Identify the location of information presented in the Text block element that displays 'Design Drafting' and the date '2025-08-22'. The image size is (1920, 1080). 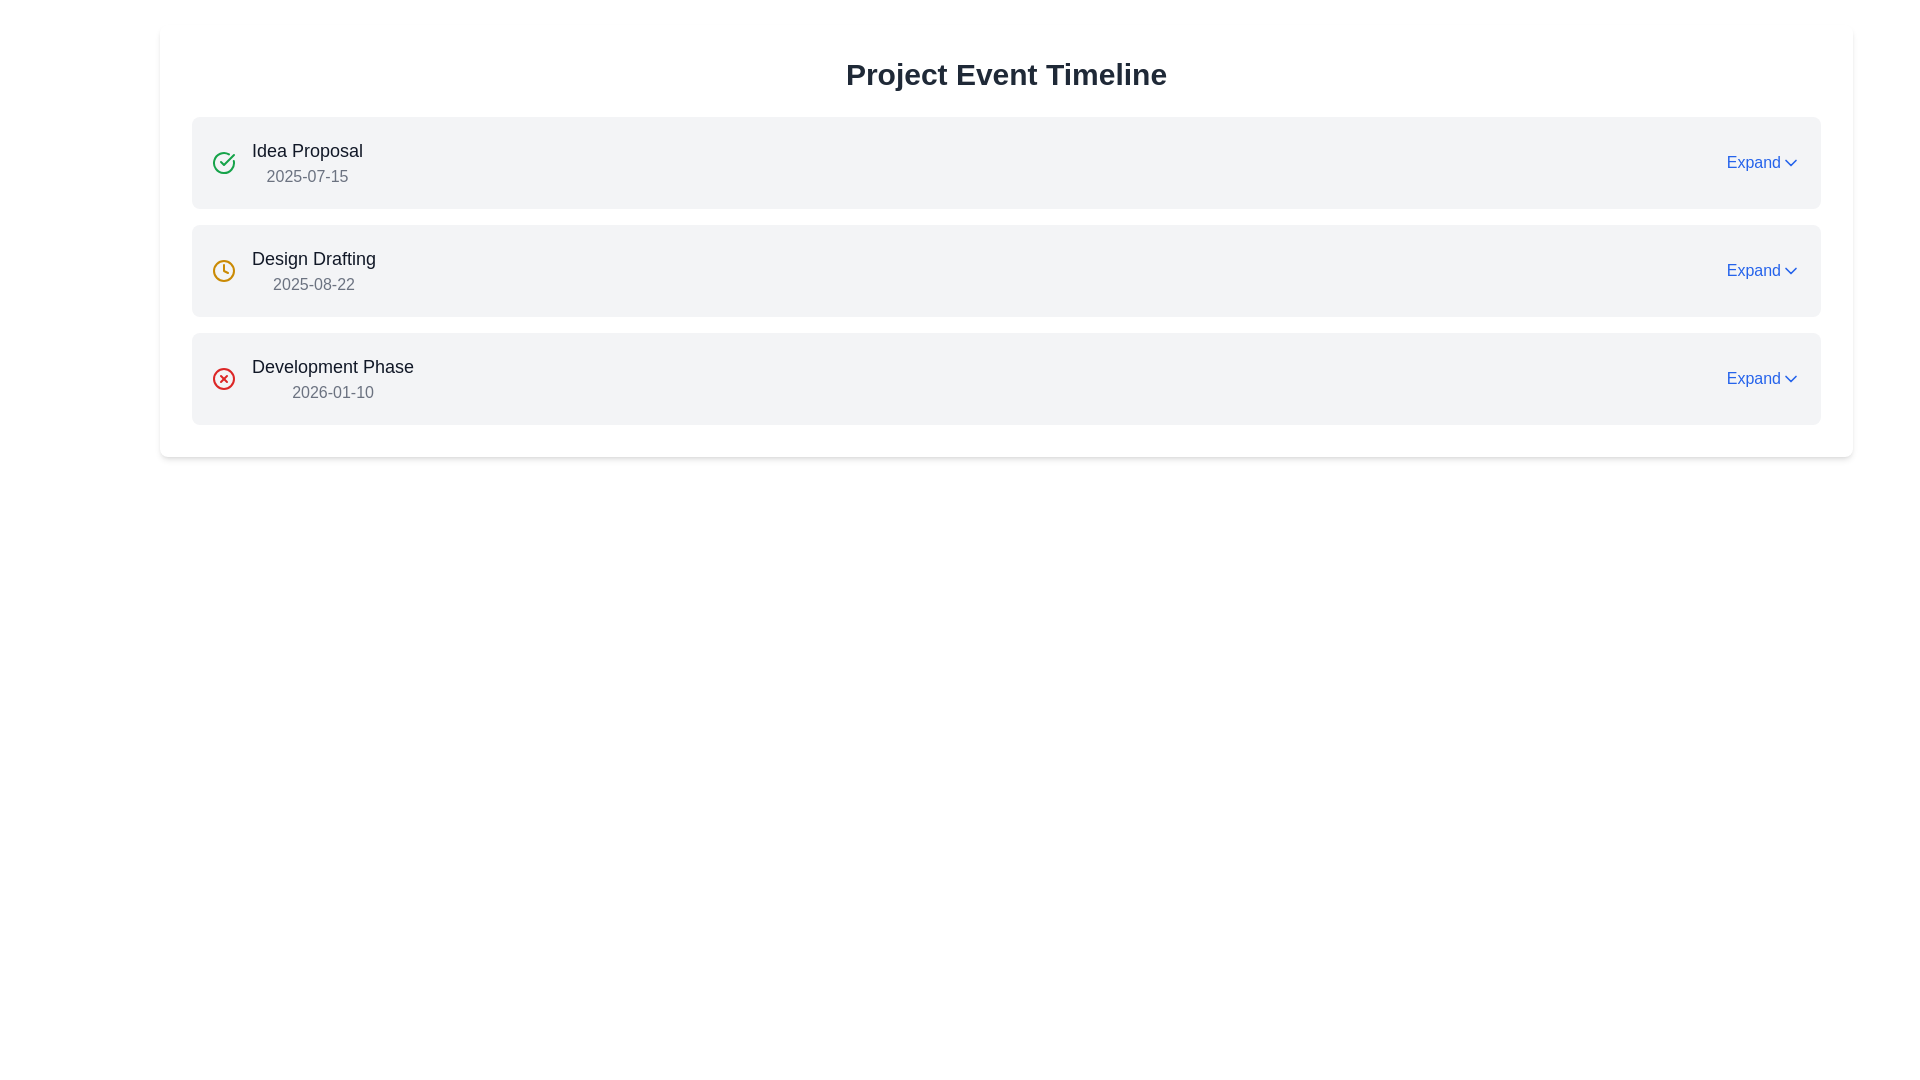
(313, 270).